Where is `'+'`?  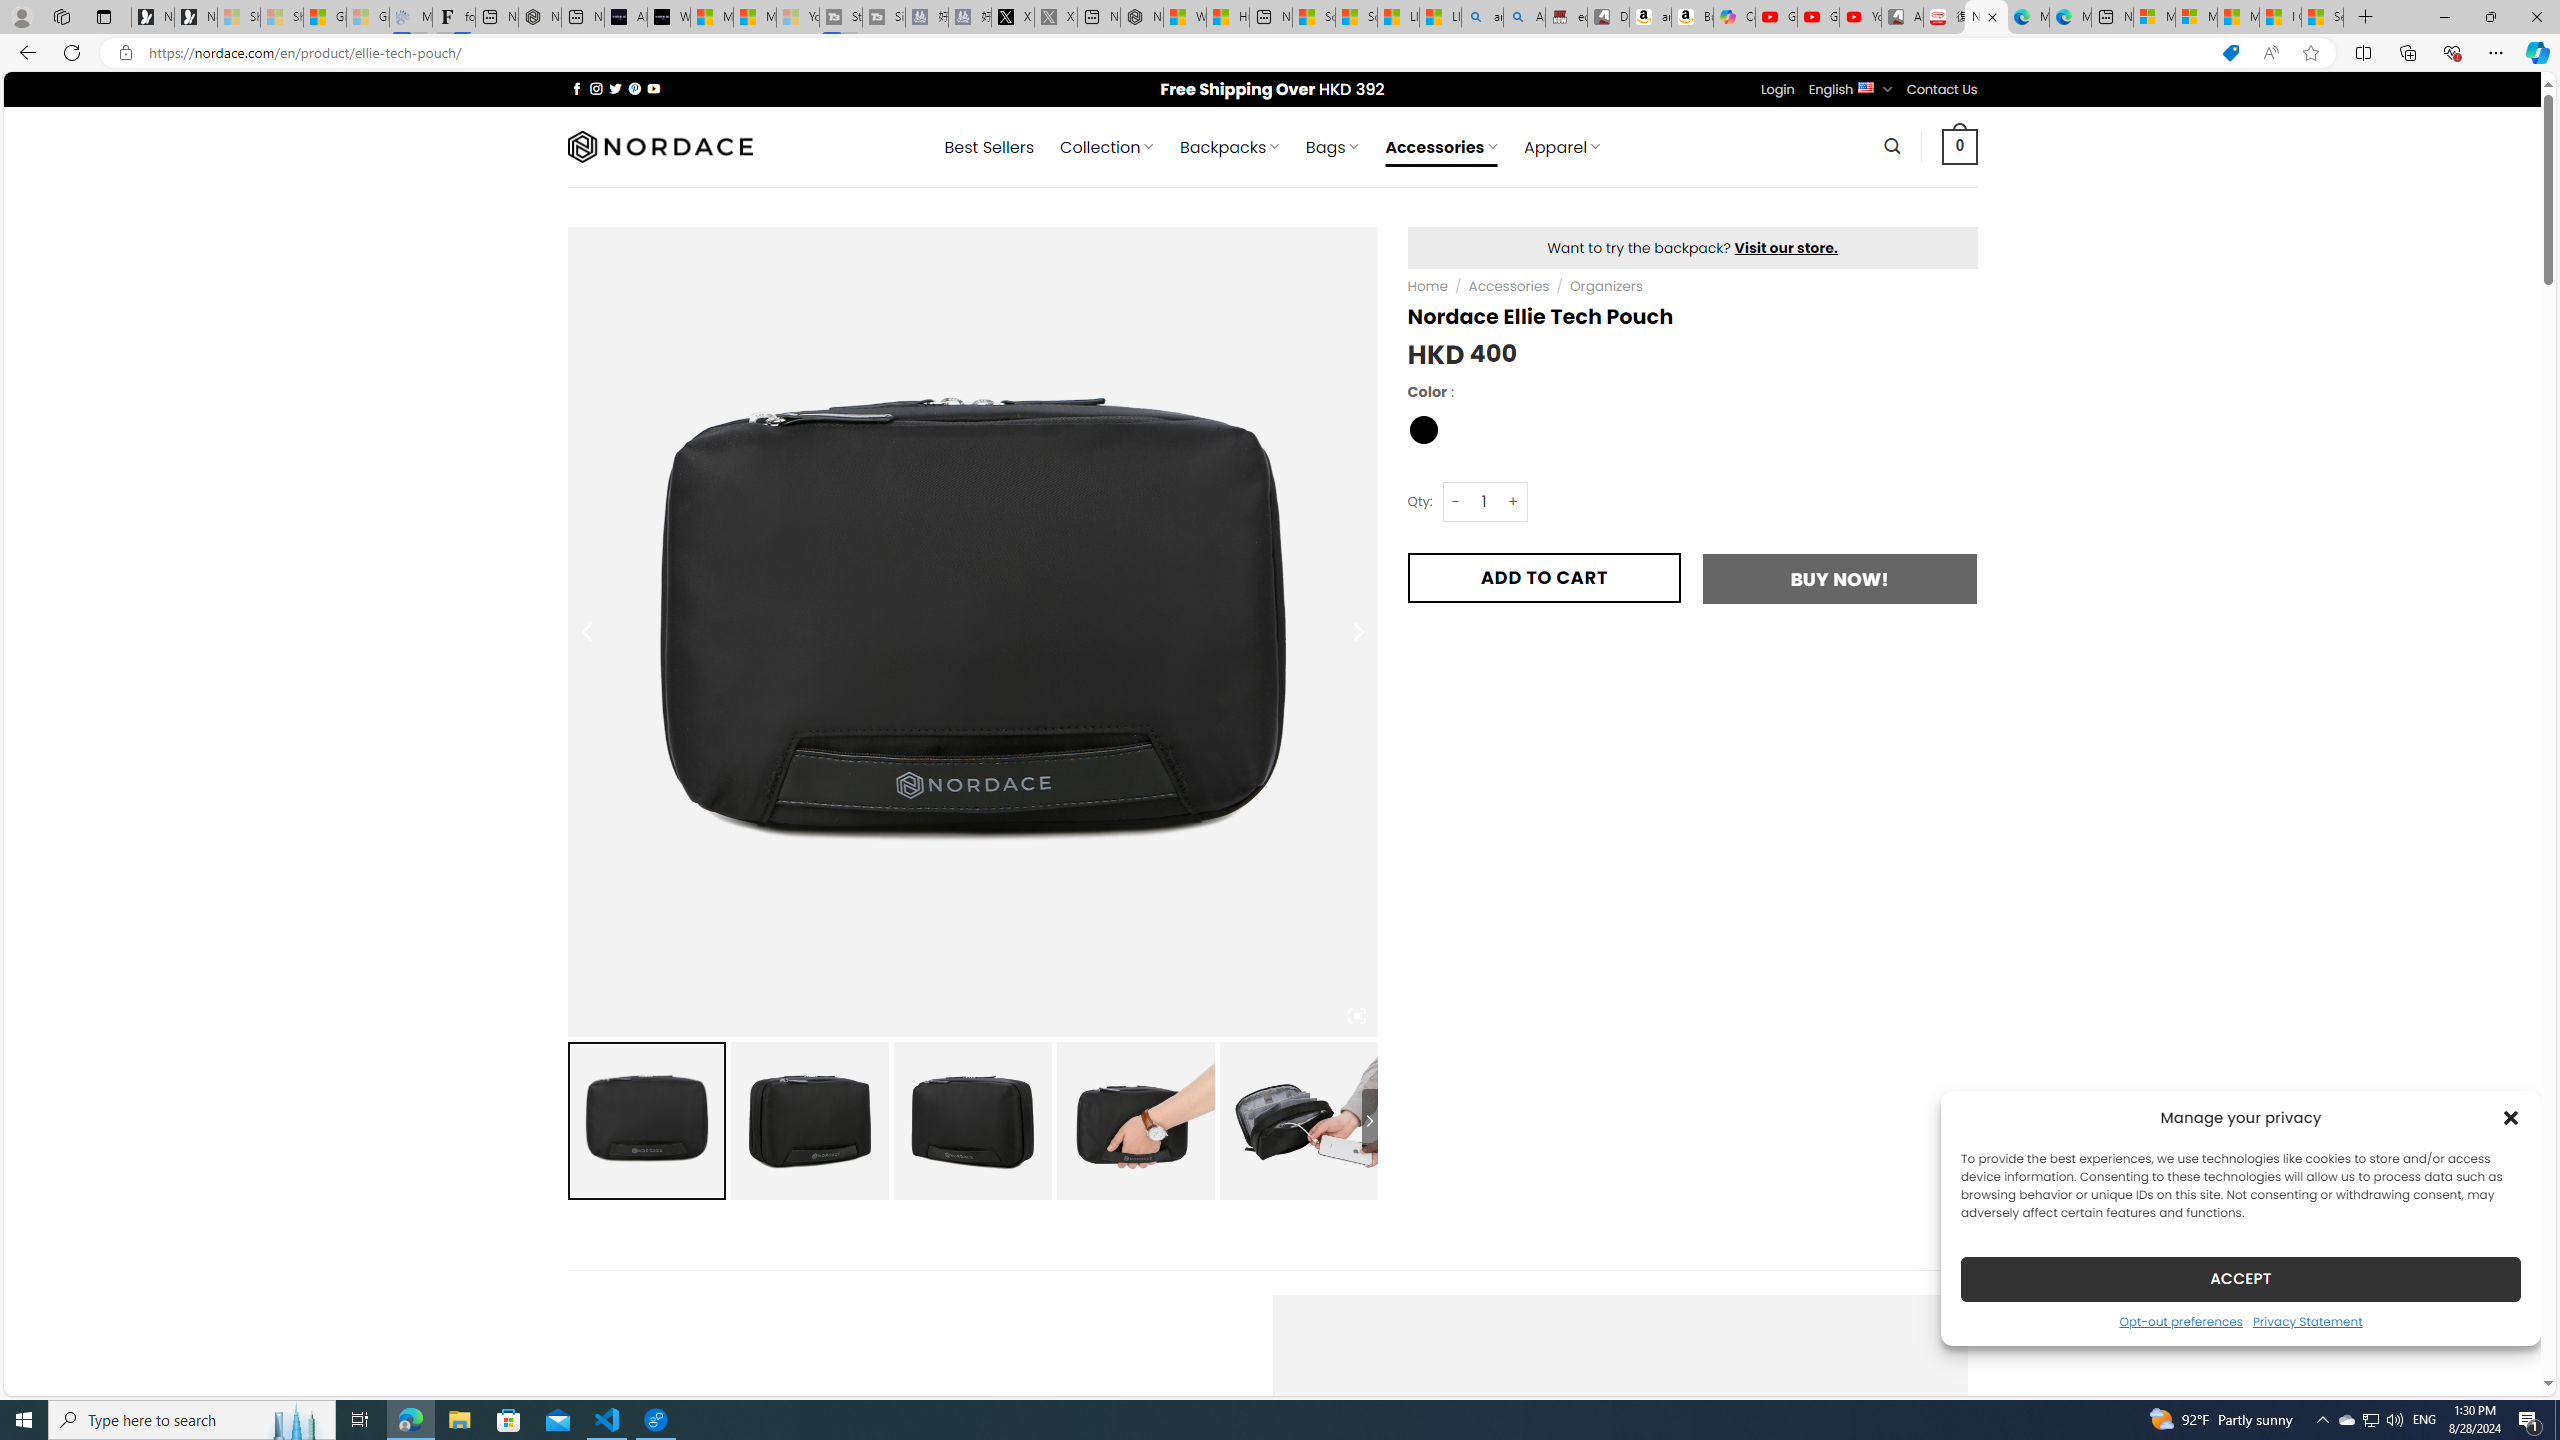 '+' is located at coordinates (1513, 501).